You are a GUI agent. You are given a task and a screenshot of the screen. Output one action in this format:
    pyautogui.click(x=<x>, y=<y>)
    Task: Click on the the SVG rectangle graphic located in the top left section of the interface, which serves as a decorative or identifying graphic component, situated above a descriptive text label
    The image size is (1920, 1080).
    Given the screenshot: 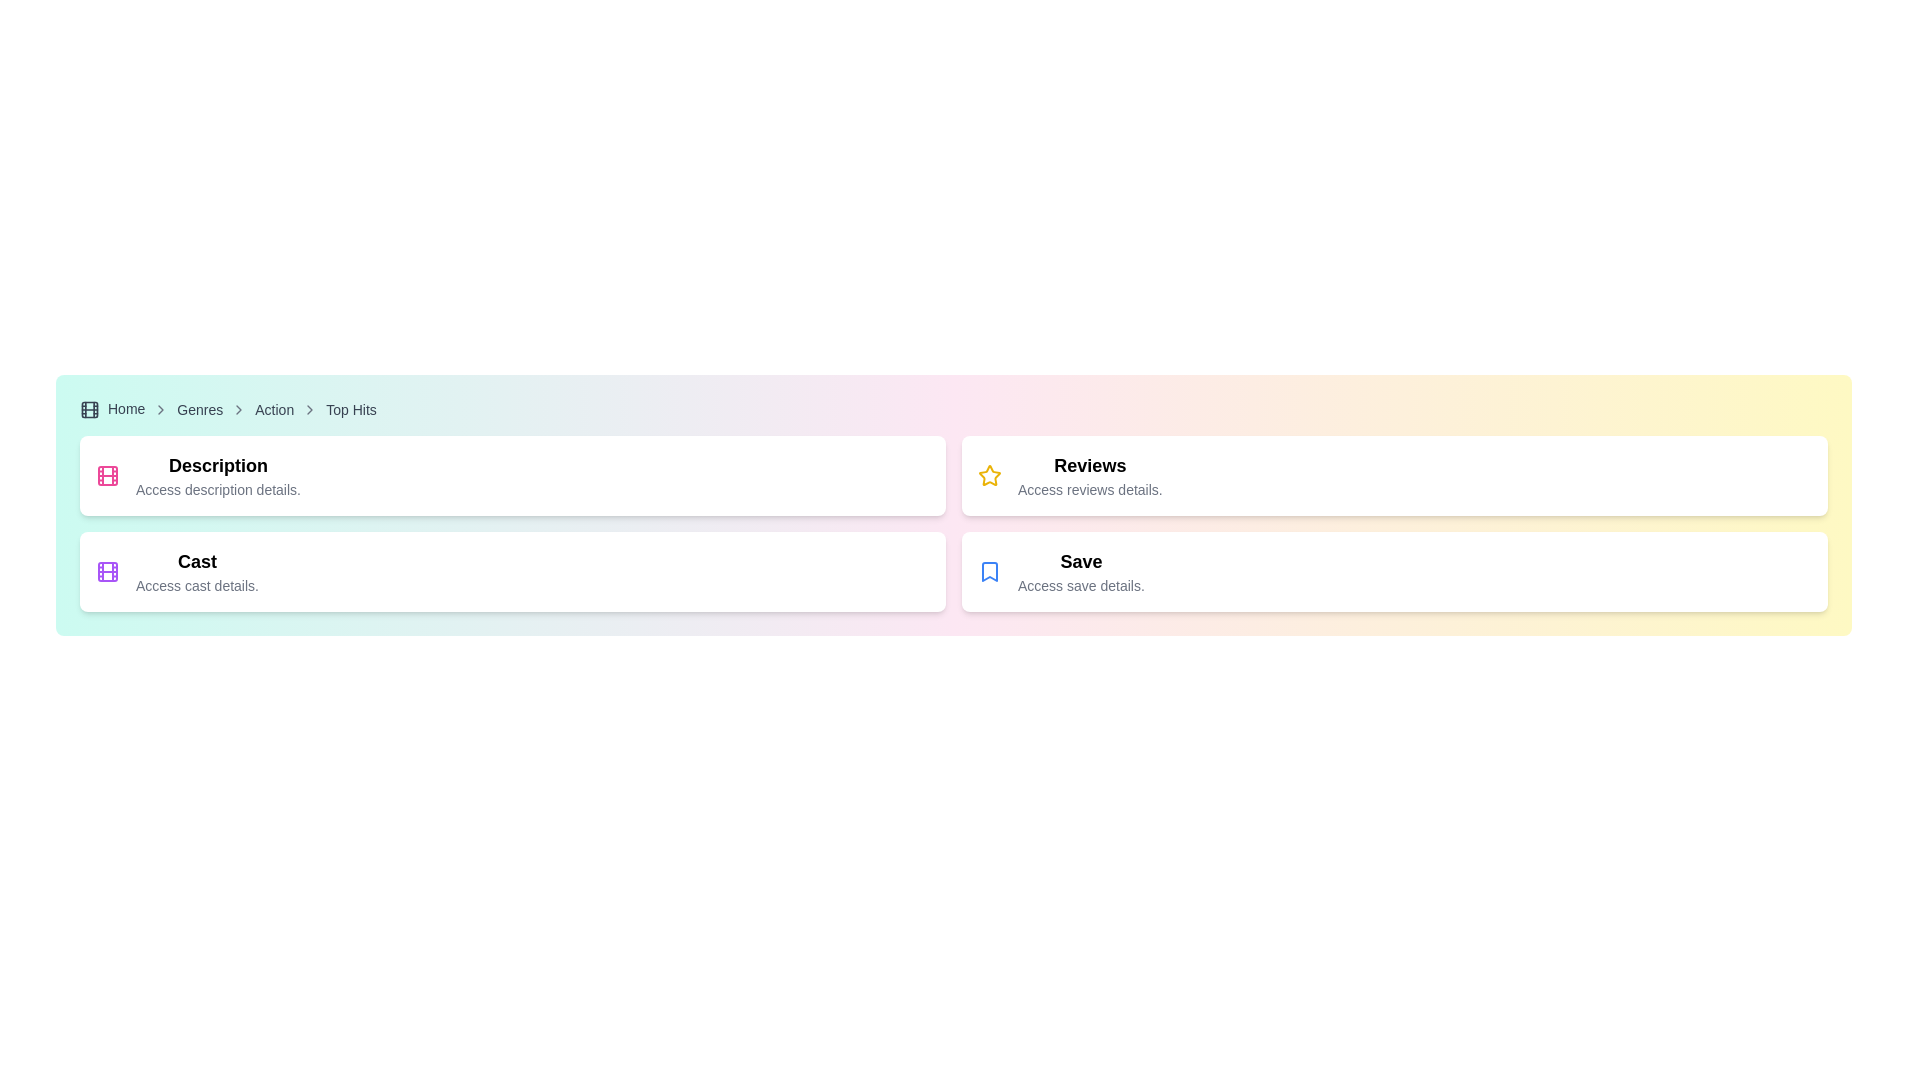 What is the action you would take?
    pyautogui.click(x=107, y=475)
    